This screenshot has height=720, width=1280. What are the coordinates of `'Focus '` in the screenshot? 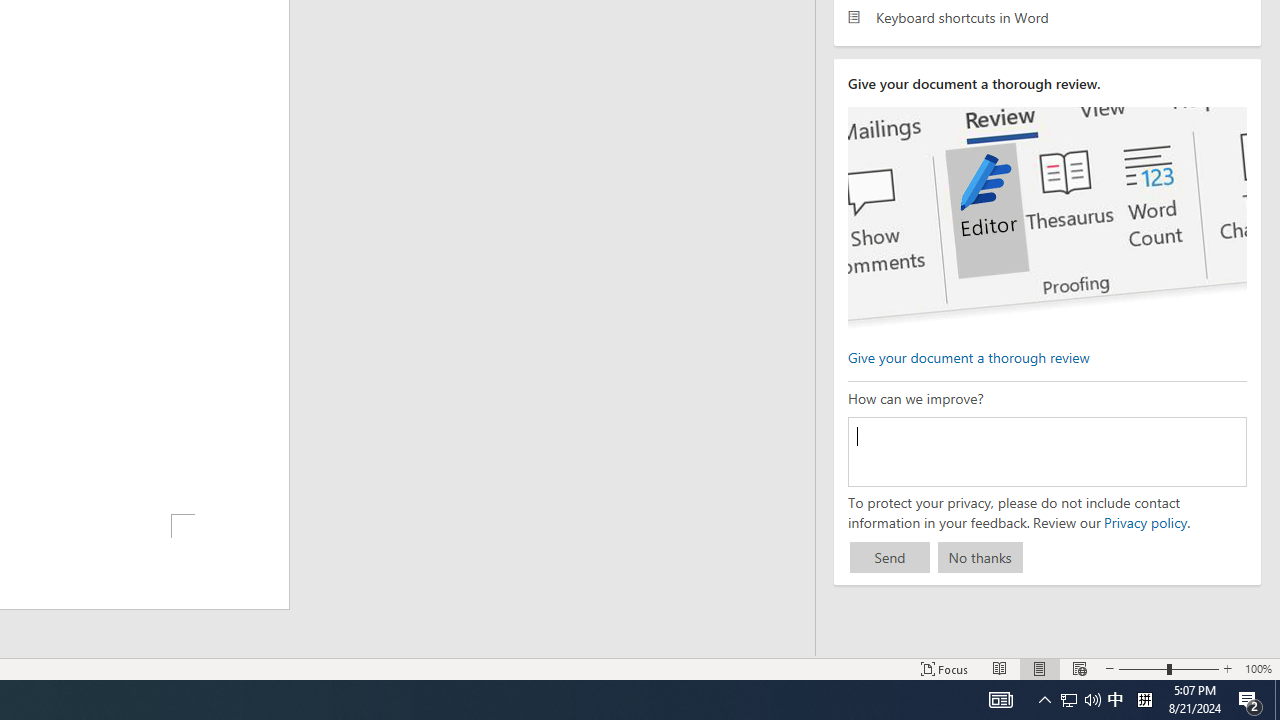 It's located at (943, 669).